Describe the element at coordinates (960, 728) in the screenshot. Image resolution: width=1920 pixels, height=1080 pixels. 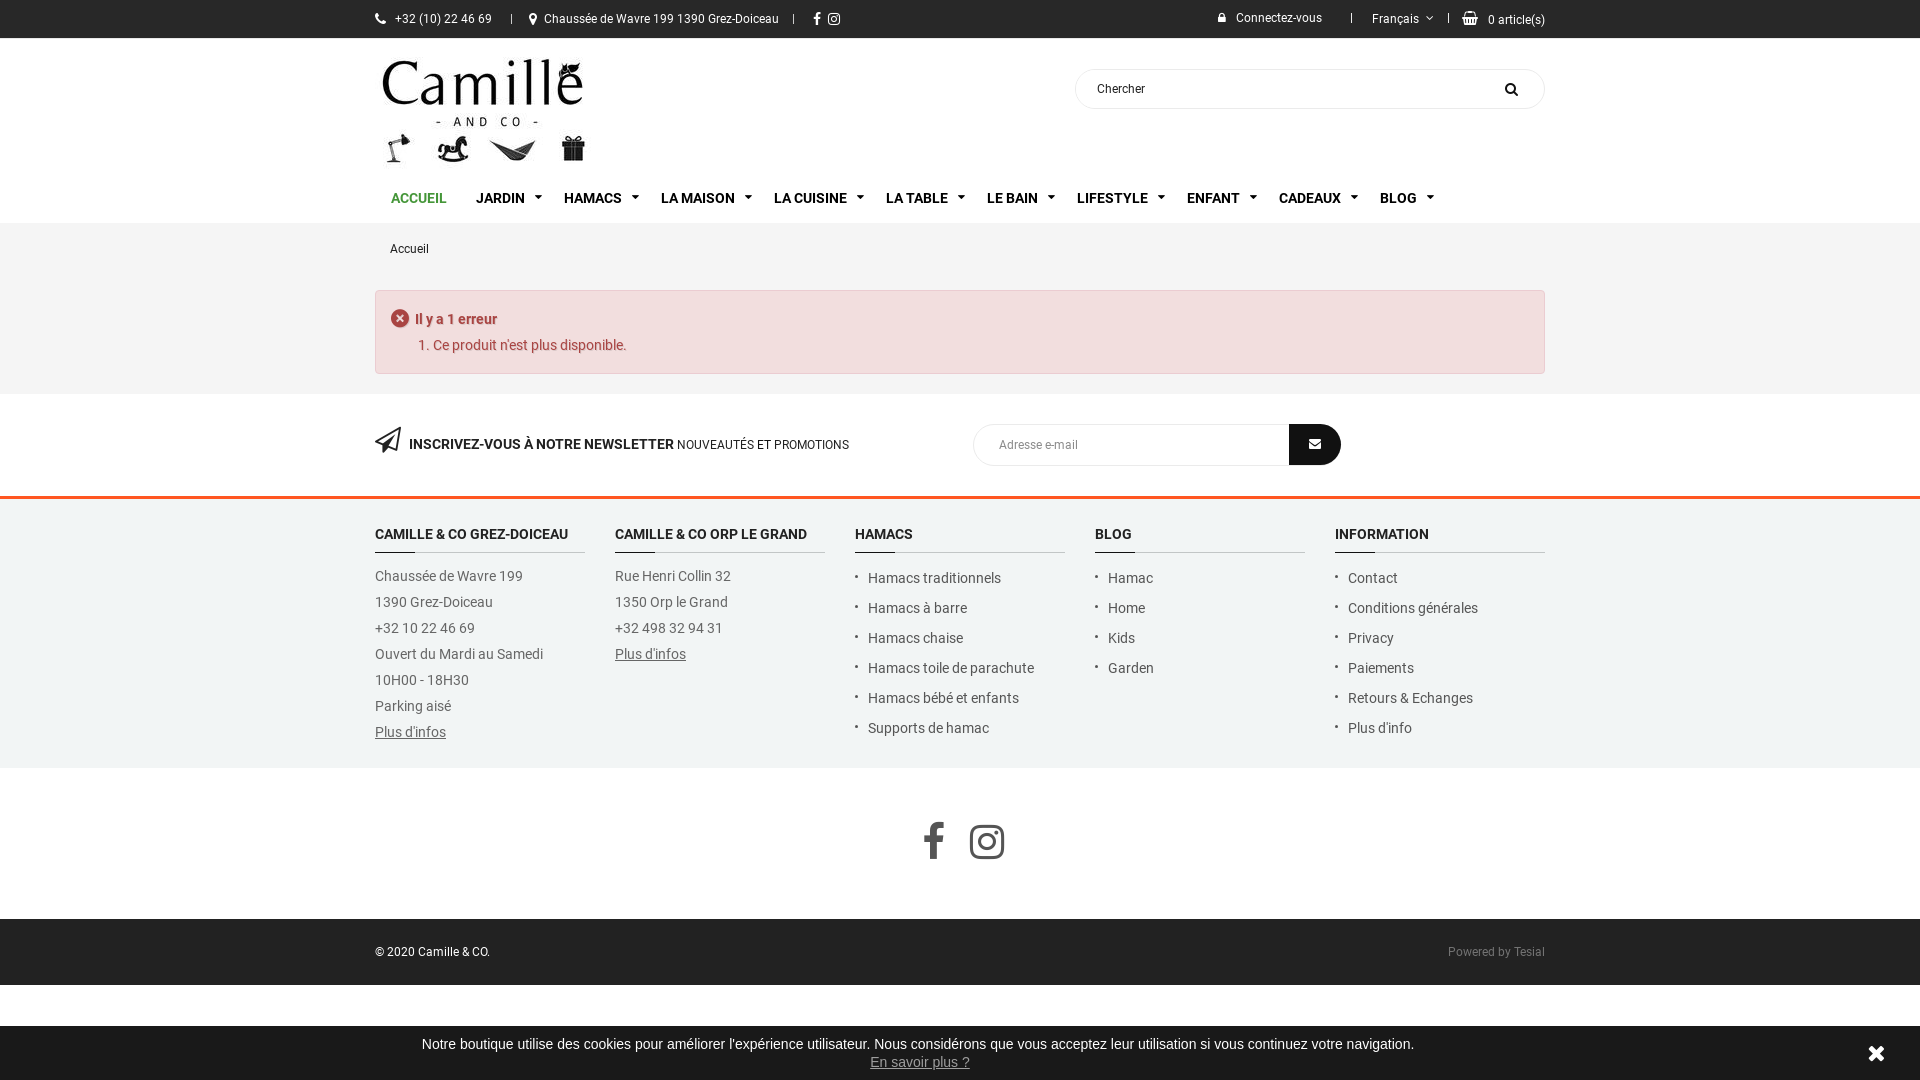
I see `'Supports de hamac'` at that location.